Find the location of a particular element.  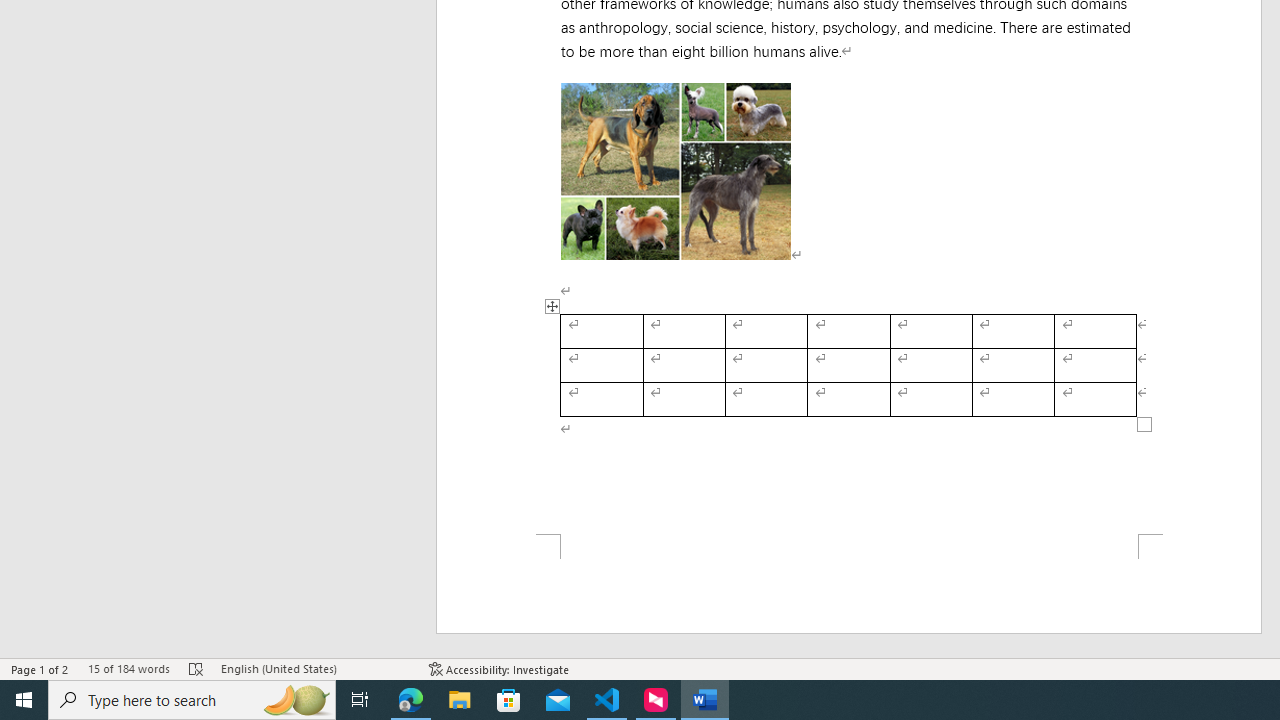

'Spelling and Grammar Check Errors' is located at coordinates (196, 669).